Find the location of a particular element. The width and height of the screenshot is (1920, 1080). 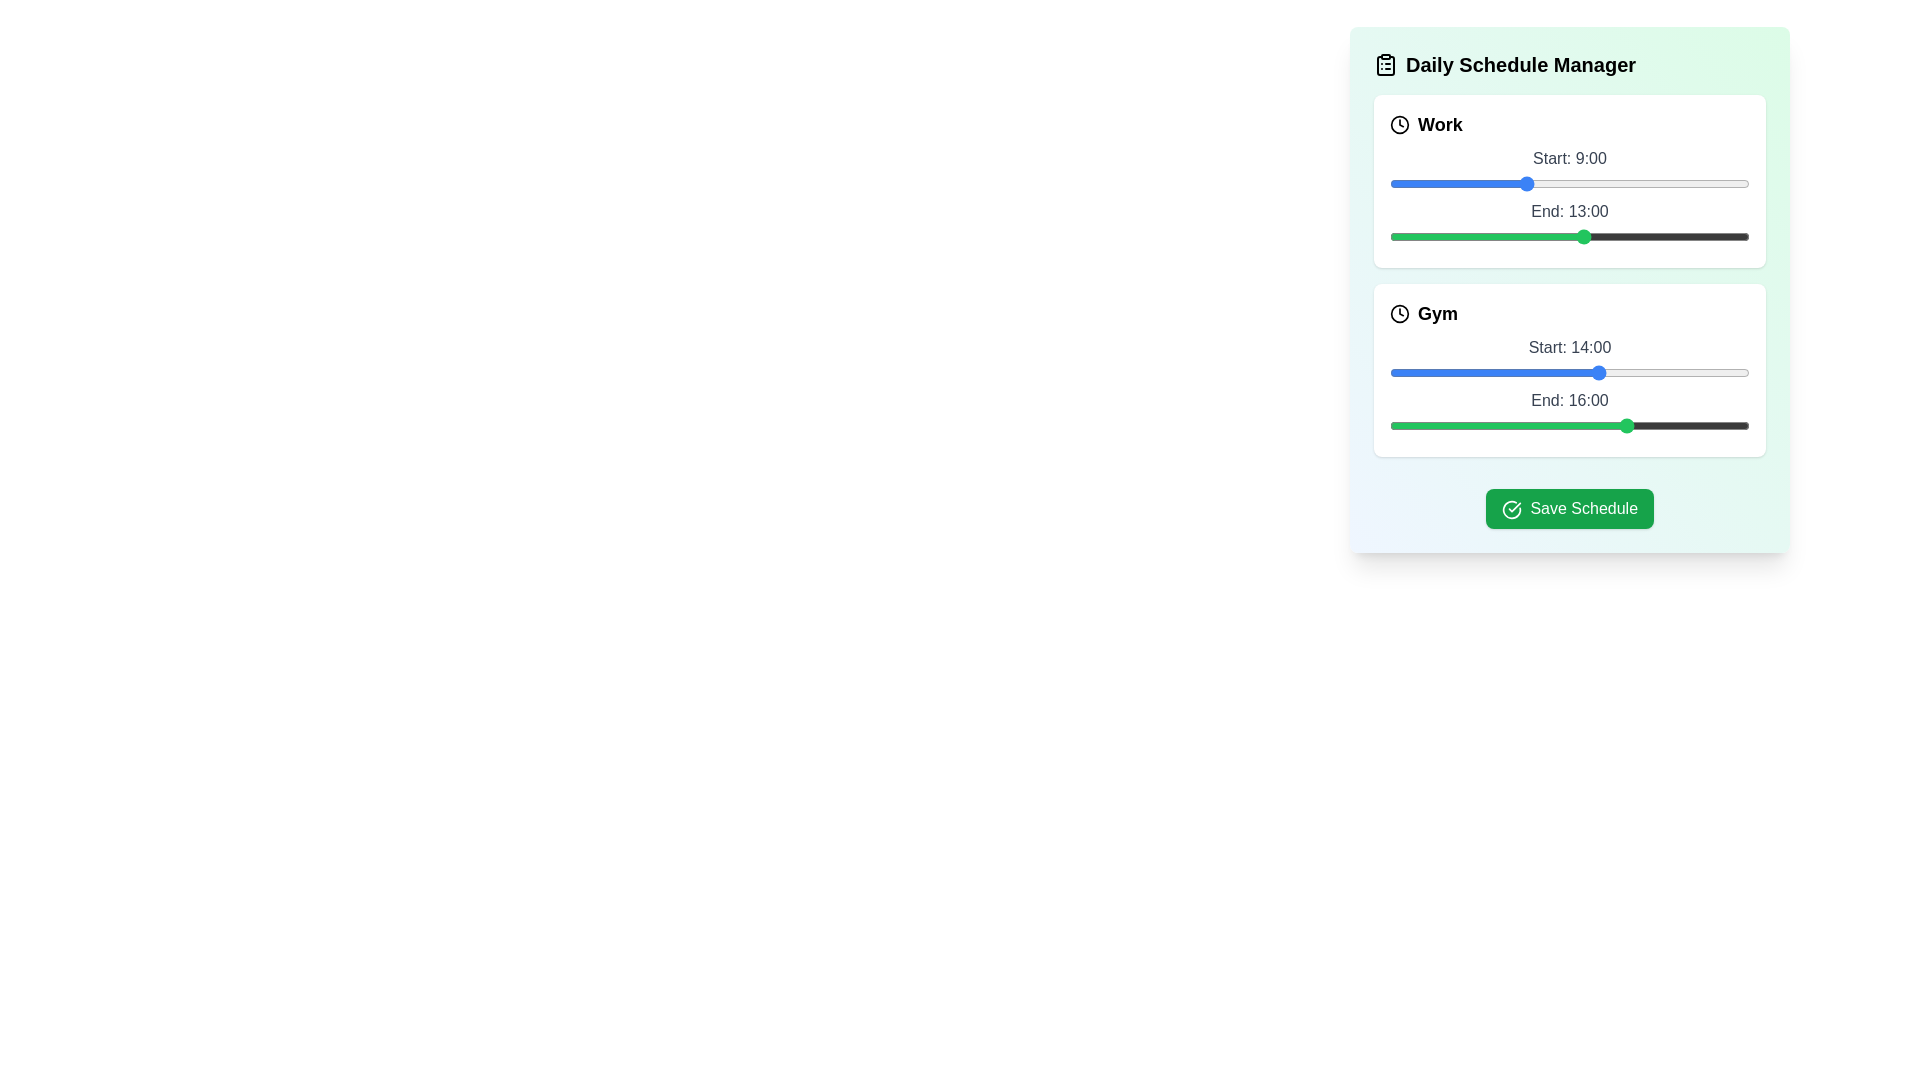

the end time of the task to 4 hours using the slider is located at coordinates (1449, 235).